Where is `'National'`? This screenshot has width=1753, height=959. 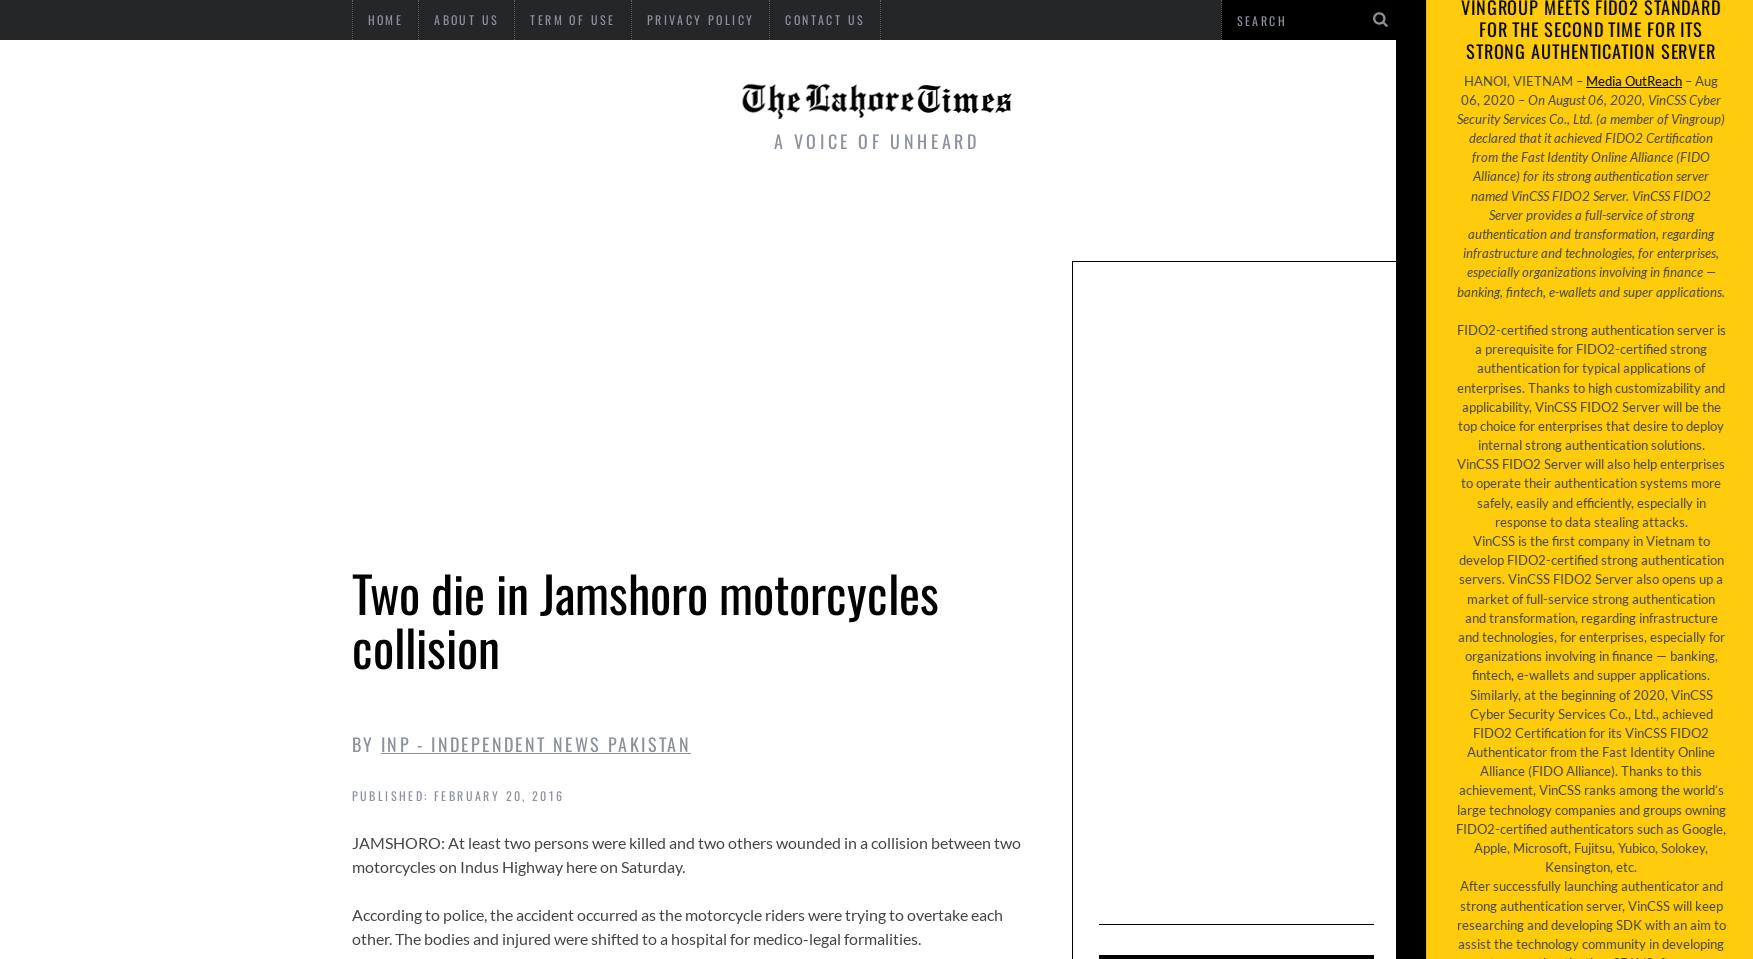
'National' is located at coordinates (624, 211).